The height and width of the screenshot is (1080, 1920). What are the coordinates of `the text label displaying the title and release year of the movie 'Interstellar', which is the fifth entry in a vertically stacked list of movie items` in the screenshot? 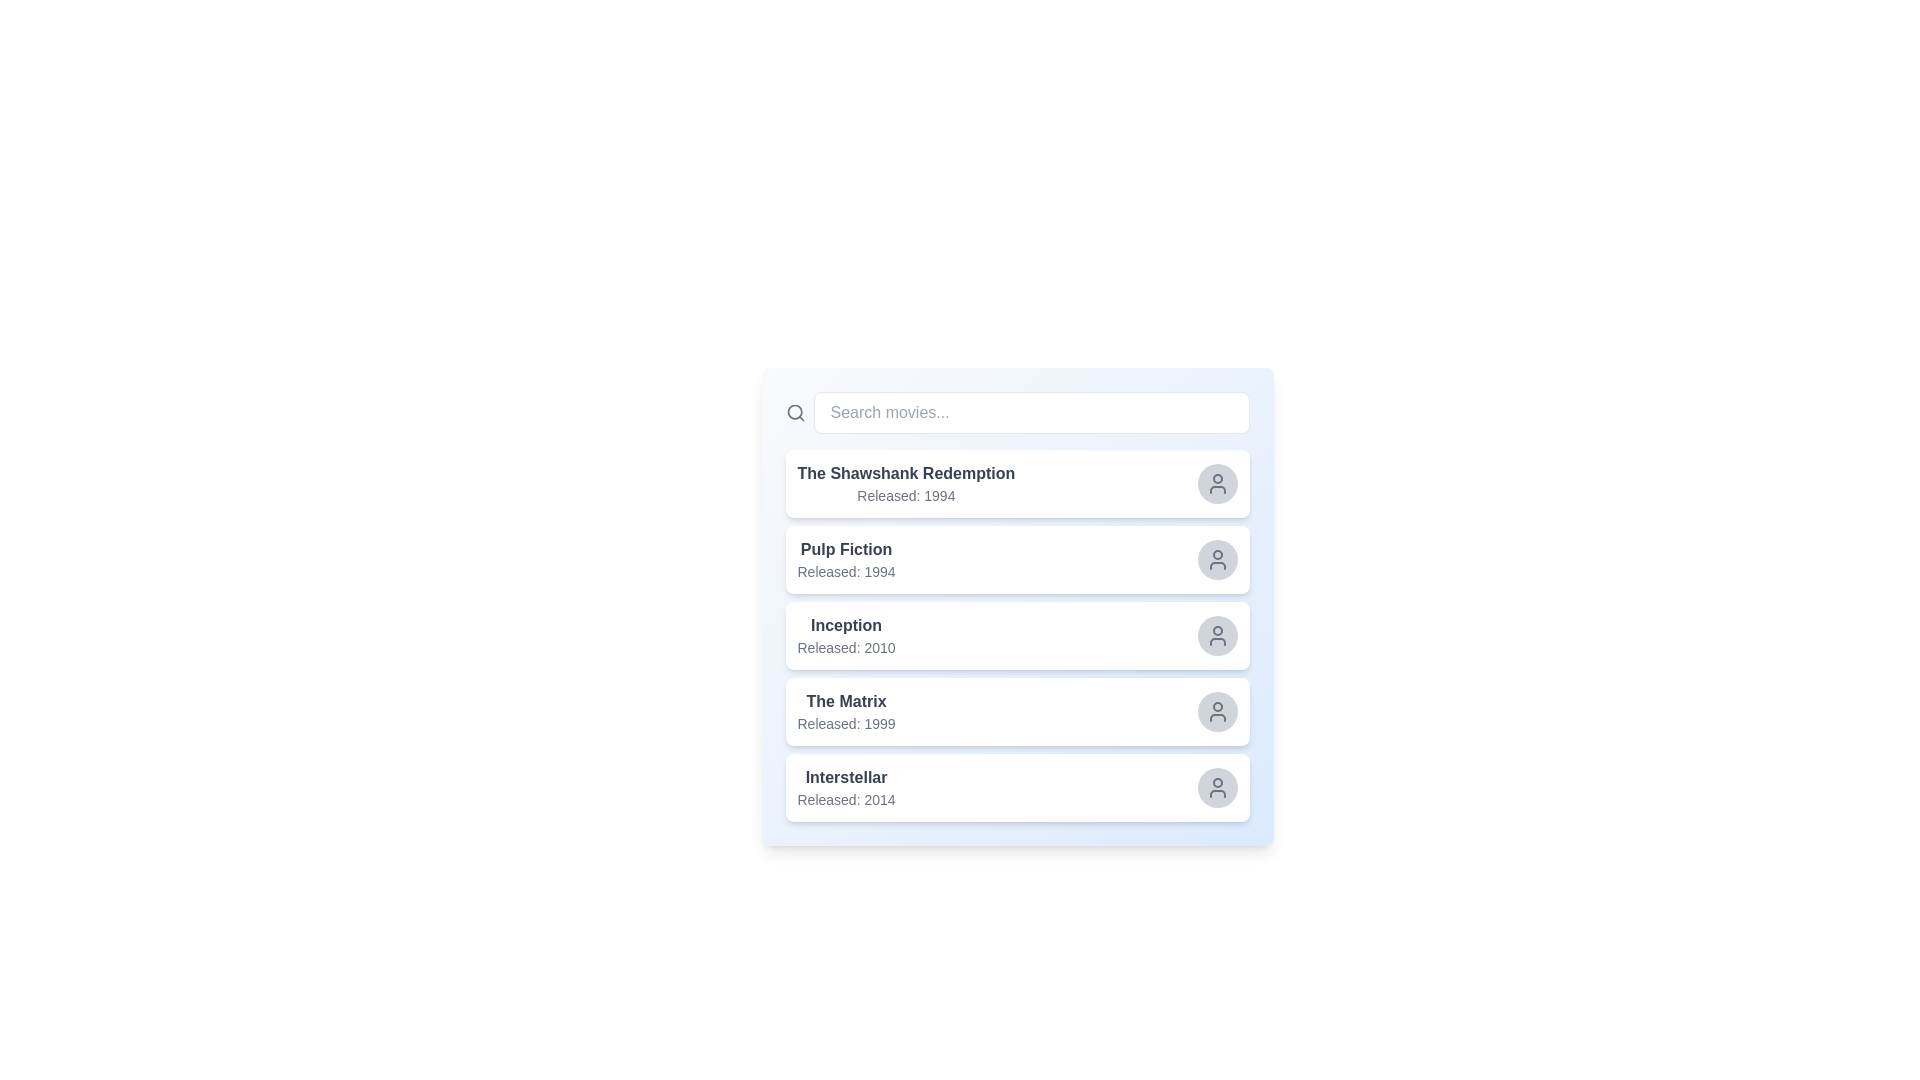 It's located at (846, 786).